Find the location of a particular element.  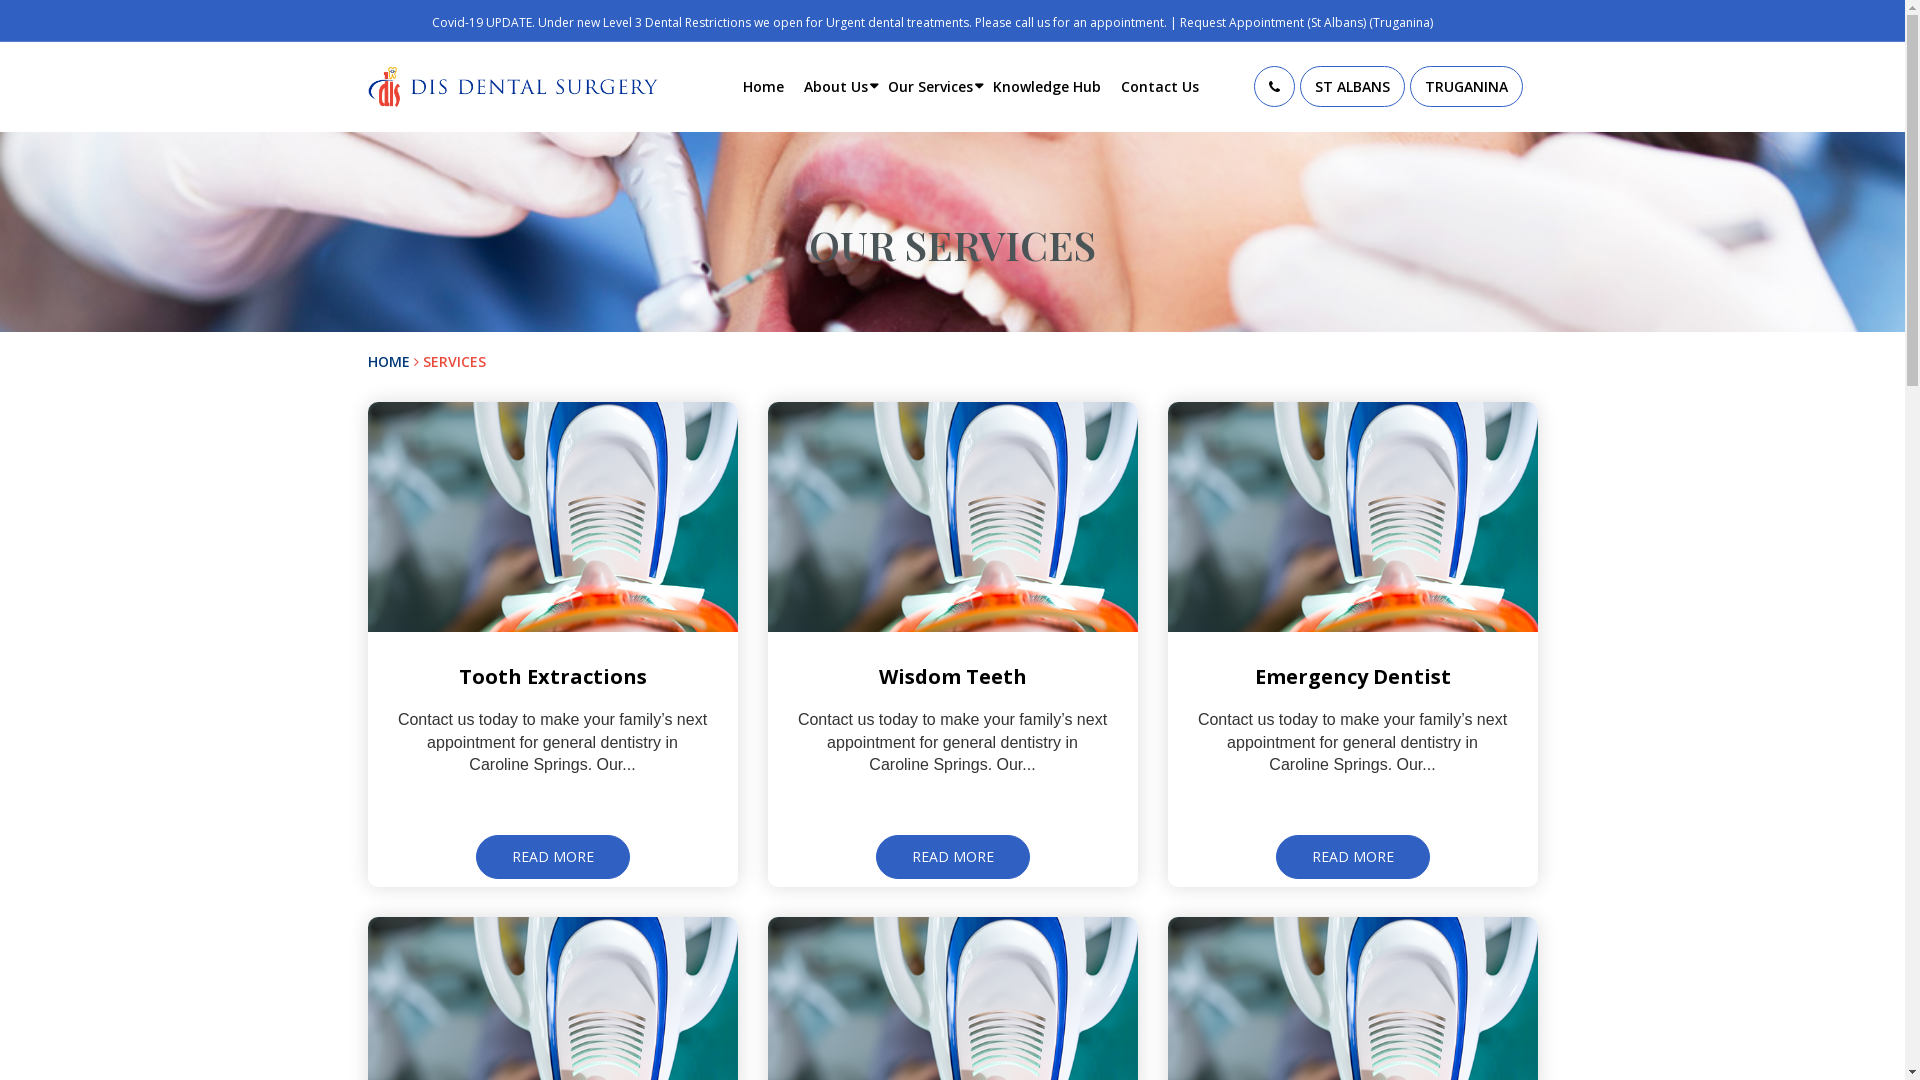

'READ MORE' is located at coordinates (875, 855).